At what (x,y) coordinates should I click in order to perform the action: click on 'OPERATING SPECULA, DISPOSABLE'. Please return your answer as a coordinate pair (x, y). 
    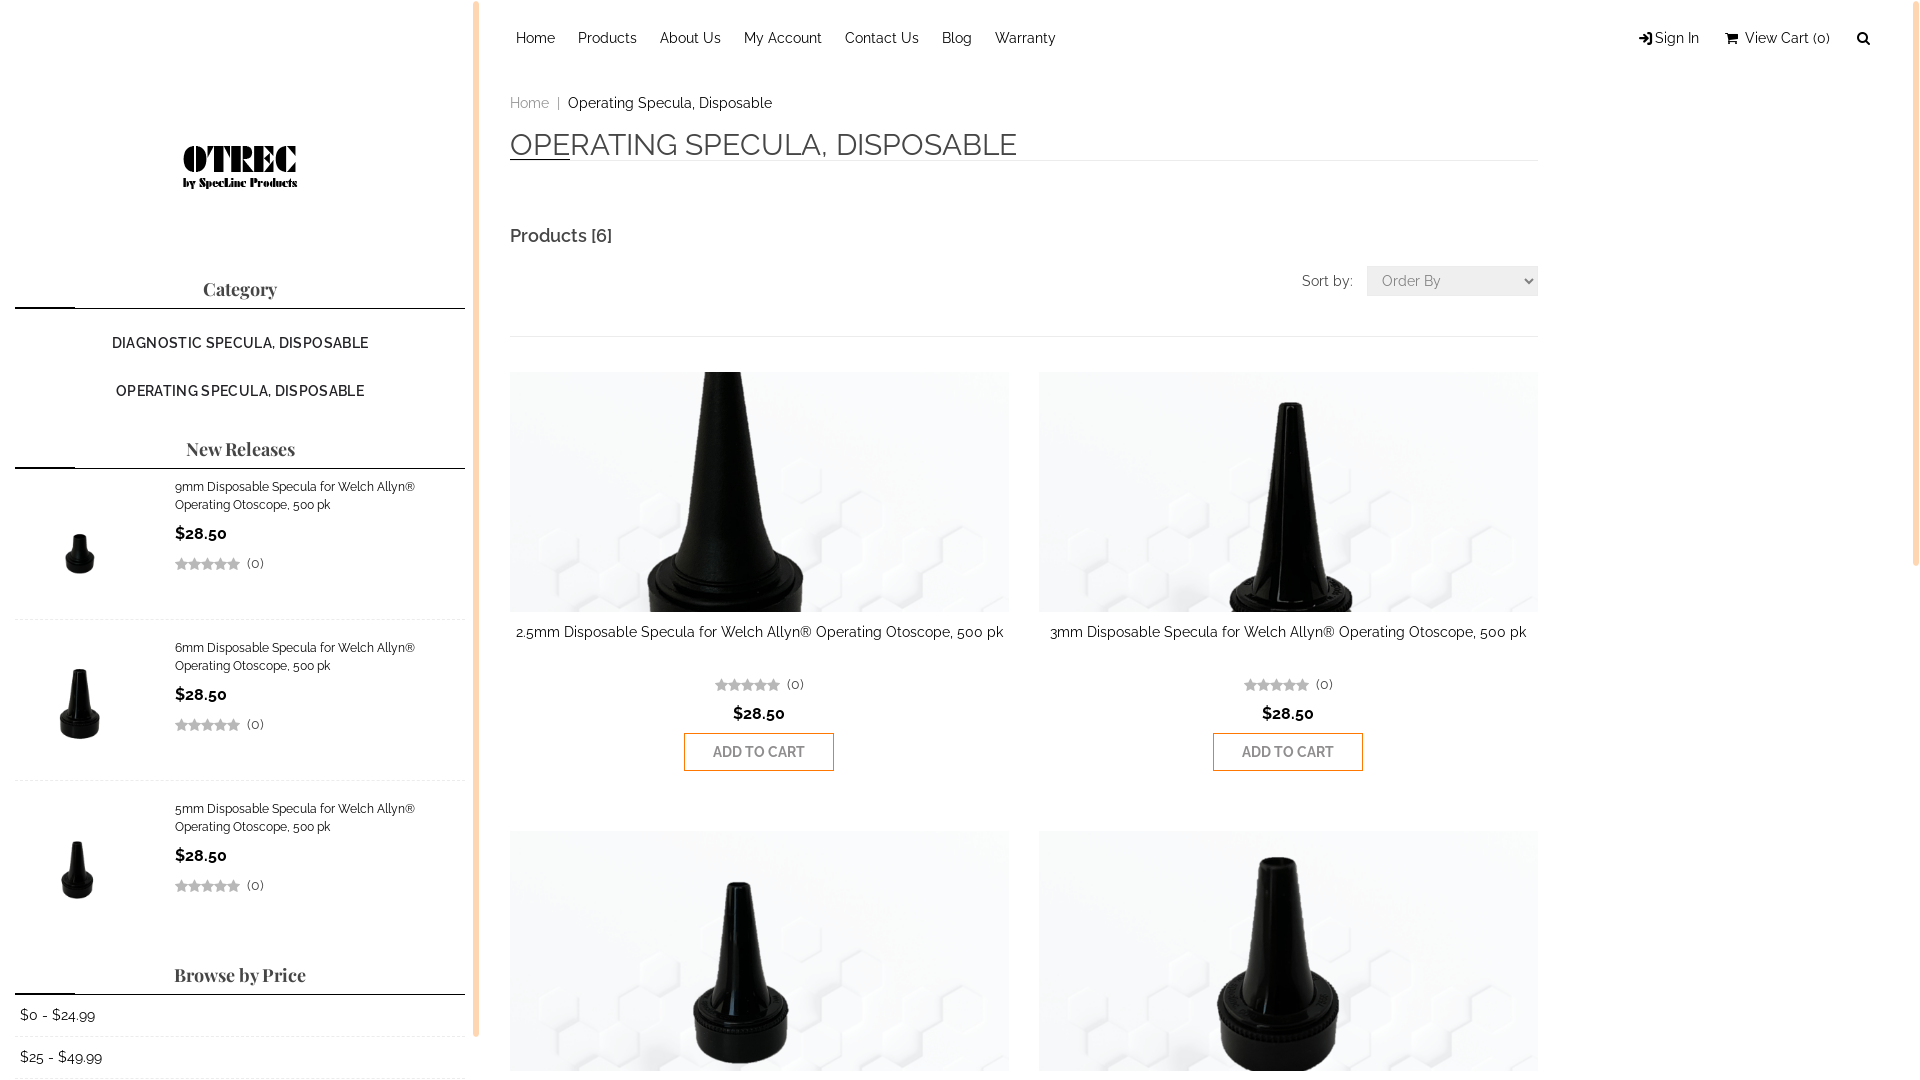
    Looking at the image, I should click on (240, 390).